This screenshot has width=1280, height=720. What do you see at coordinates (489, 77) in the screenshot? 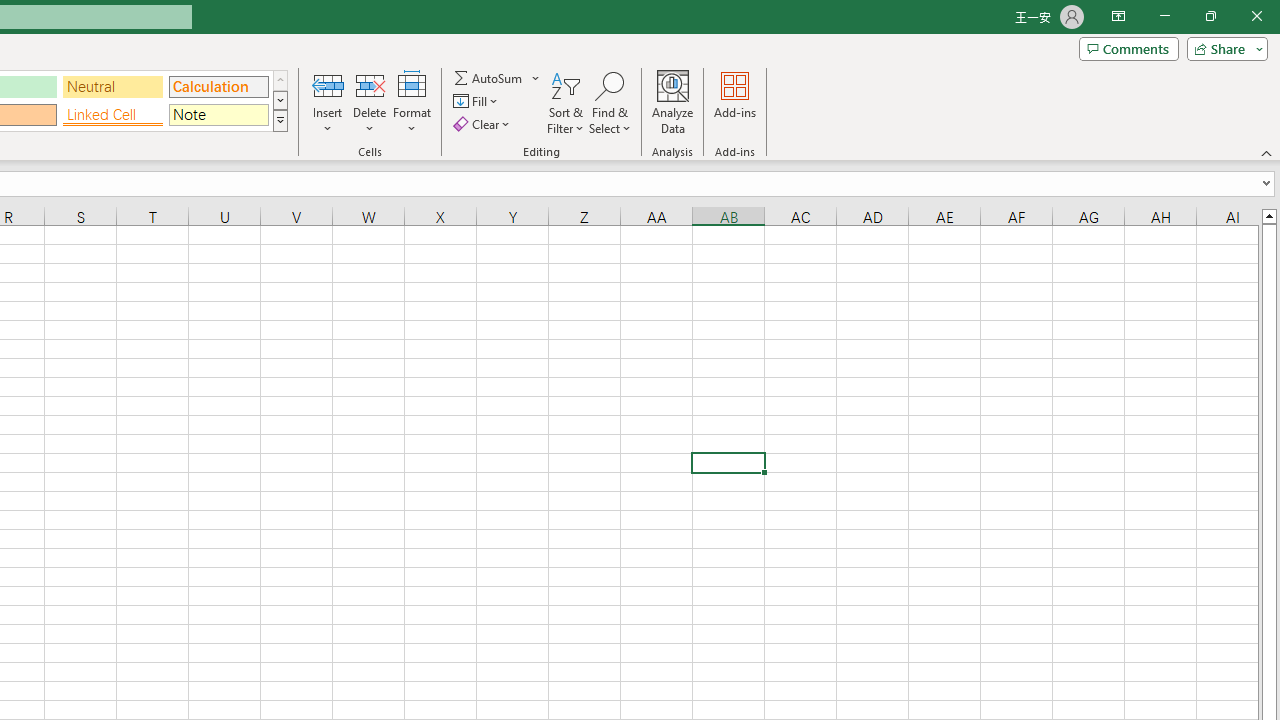
I see `'Sum'` at bounding box center [489, 77].